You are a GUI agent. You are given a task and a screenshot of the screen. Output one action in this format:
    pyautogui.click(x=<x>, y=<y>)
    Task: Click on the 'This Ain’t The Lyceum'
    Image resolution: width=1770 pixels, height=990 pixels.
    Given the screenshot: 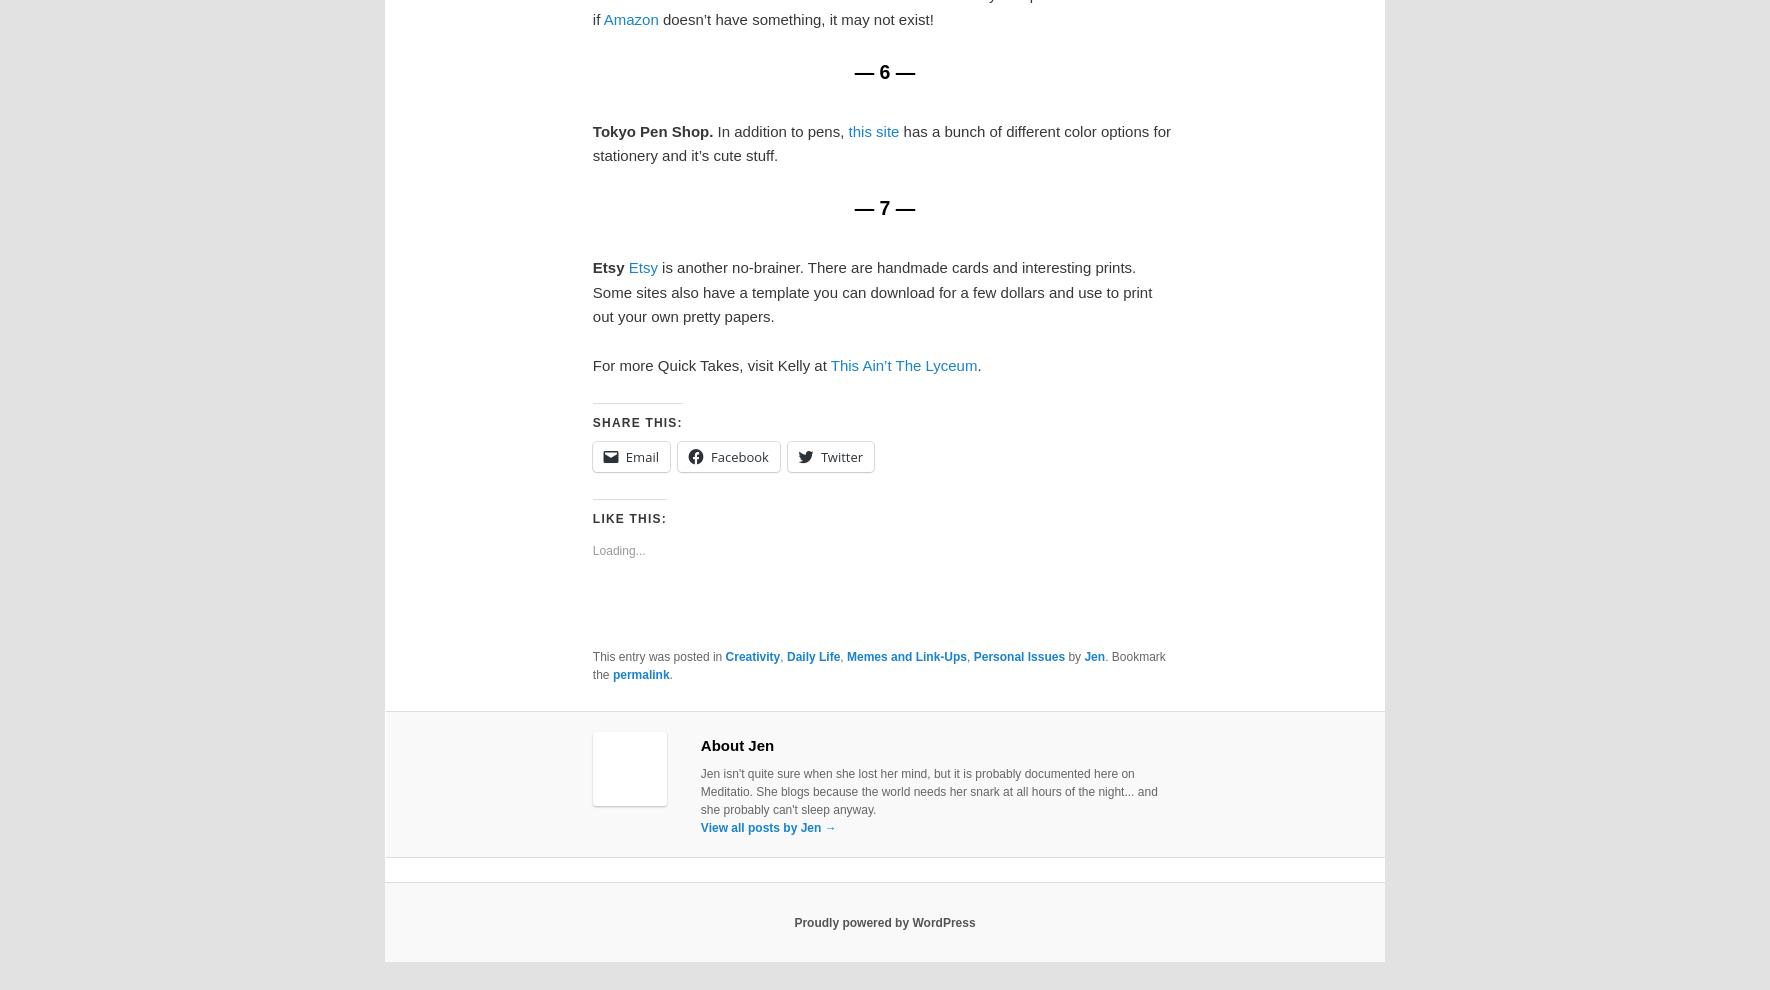 What is the action you would take?
    pyautogui.click(x=902, y=364)
    